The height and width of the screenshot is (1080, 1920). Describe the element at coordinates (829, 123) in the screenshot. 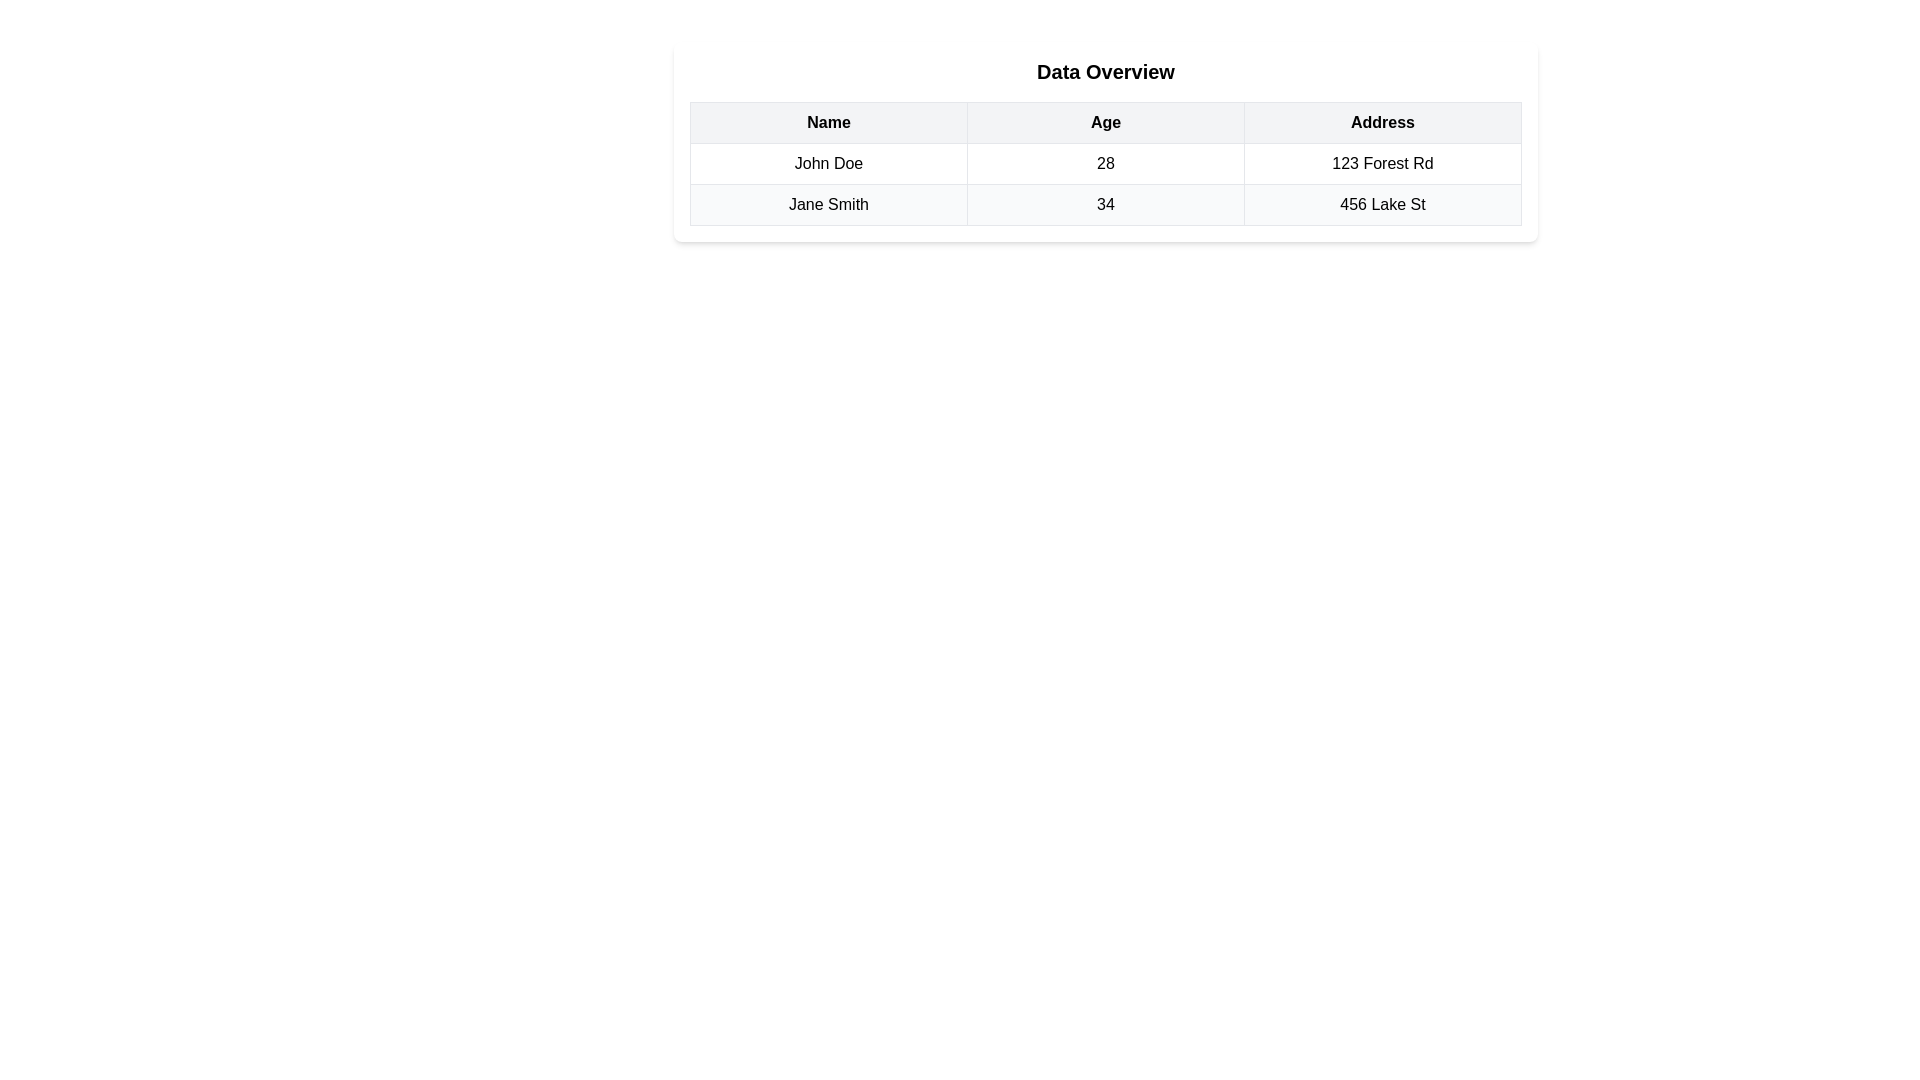

I see `text content of the Table Header Cell labeled 'Name' which is the first cell in the table row under the 'Data Overview' header` at that location.